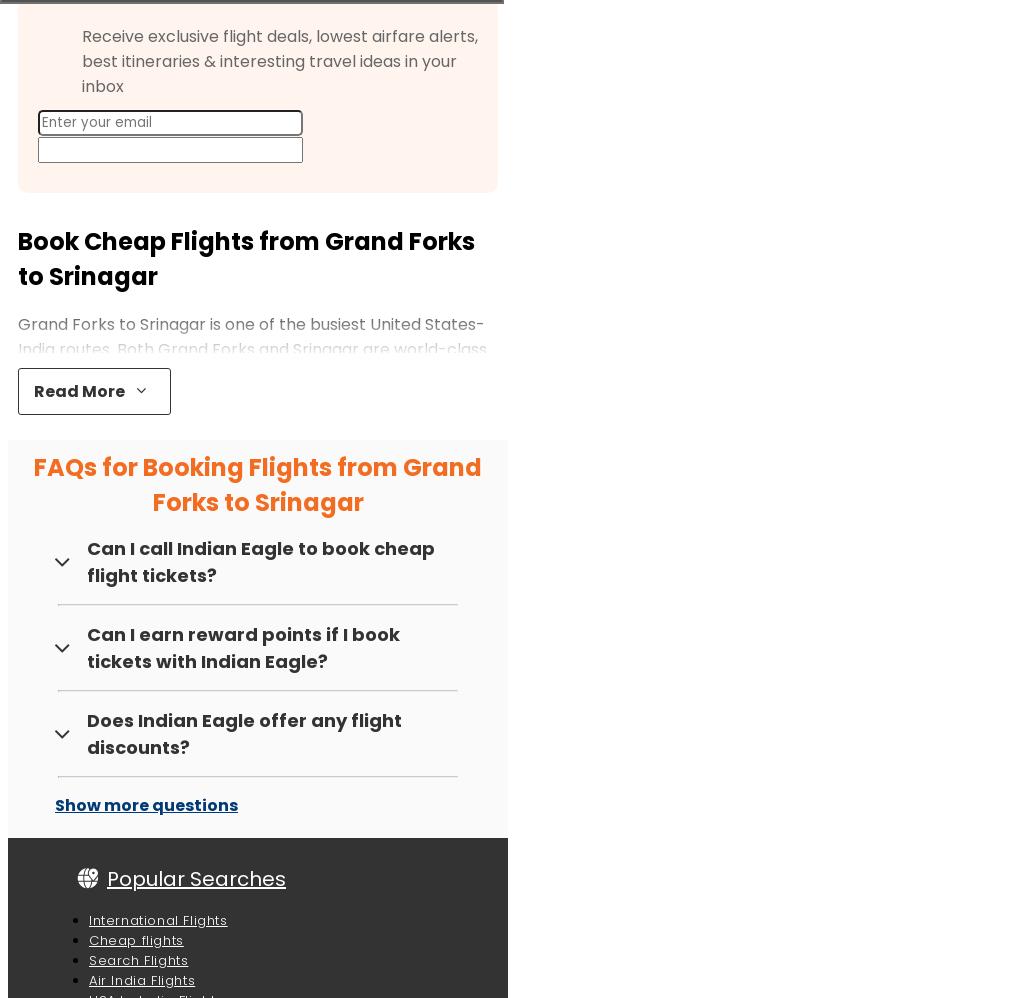 The width and height of the screenshot is (1018, 998). Describe the element at coordinates (279, 59) in the screenshot. I see `'Receive exclusive flight deals, lowest airfare alerts, best itineraries & interesting travel ideas in your inbox'` at that location.